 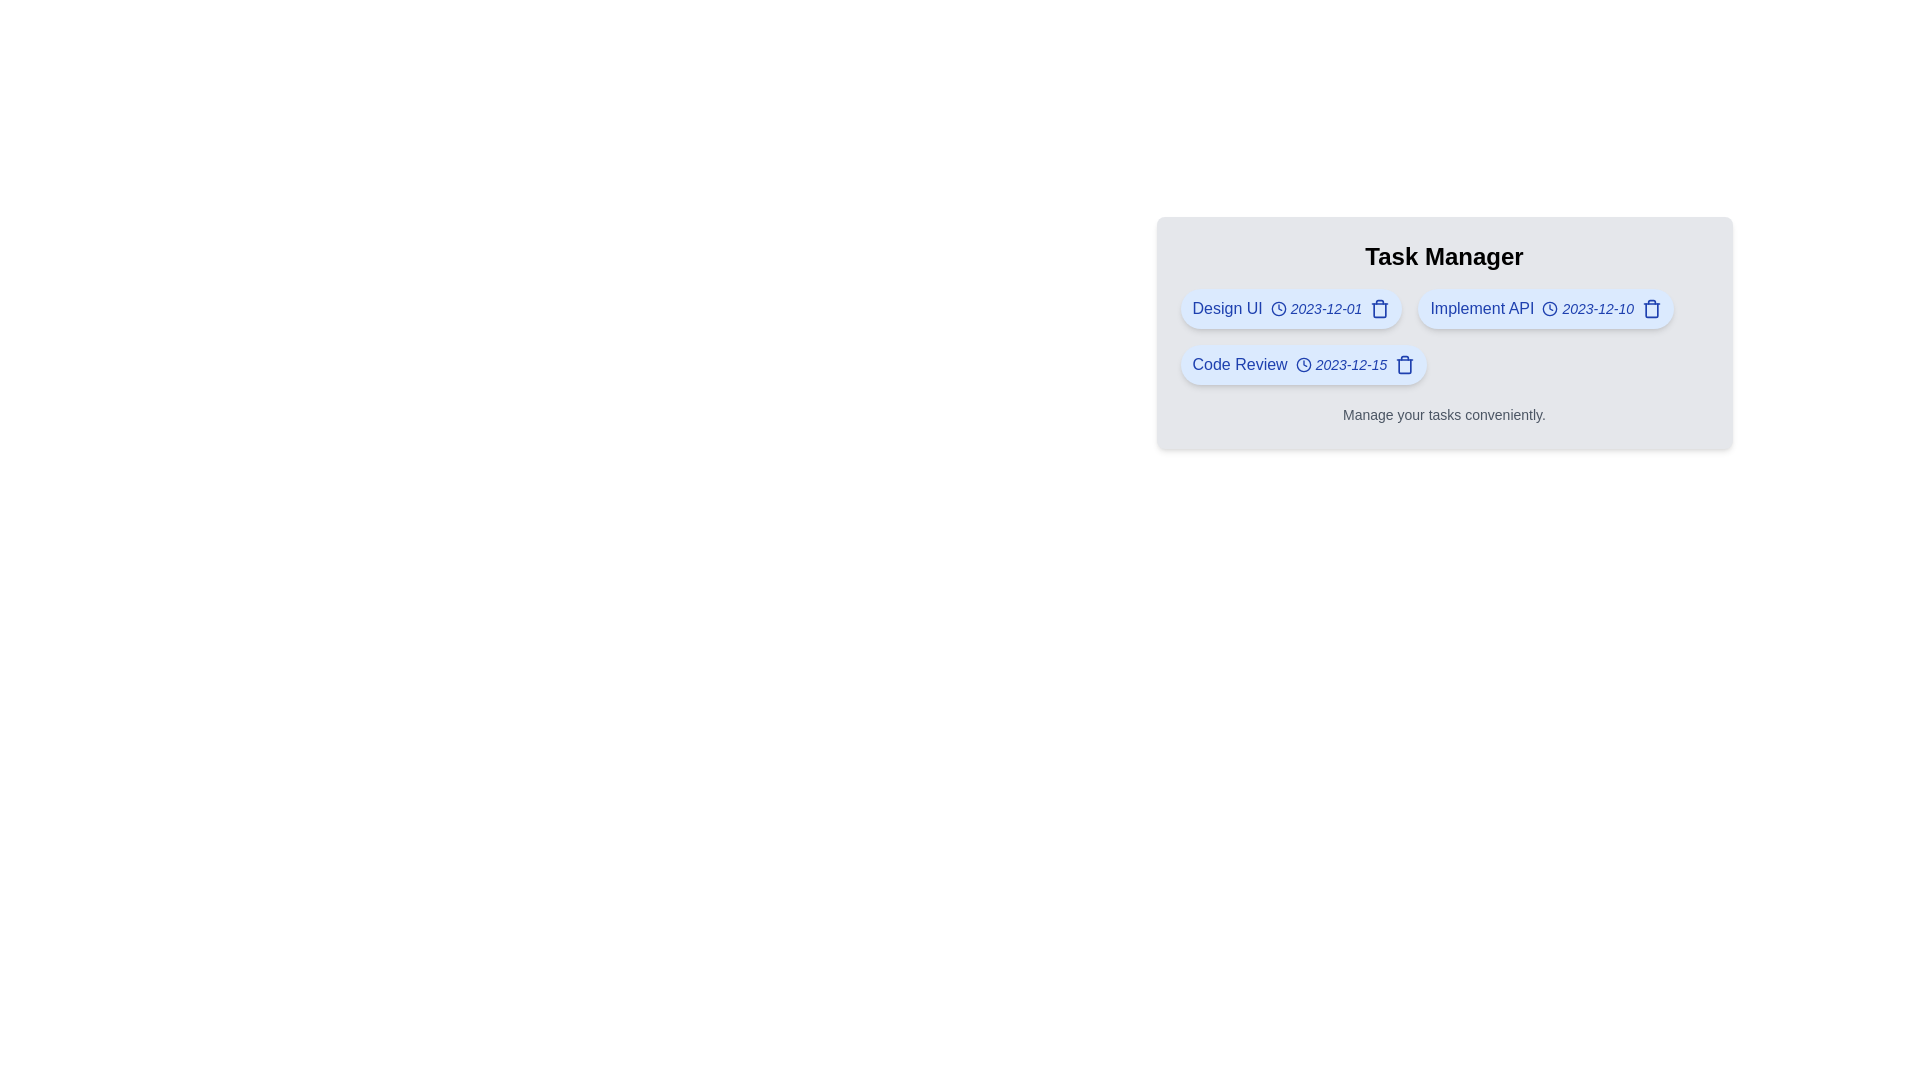 I want to click on the task chip labeled 'Code Review' to view its deadline, so click(x=1303, y=365).